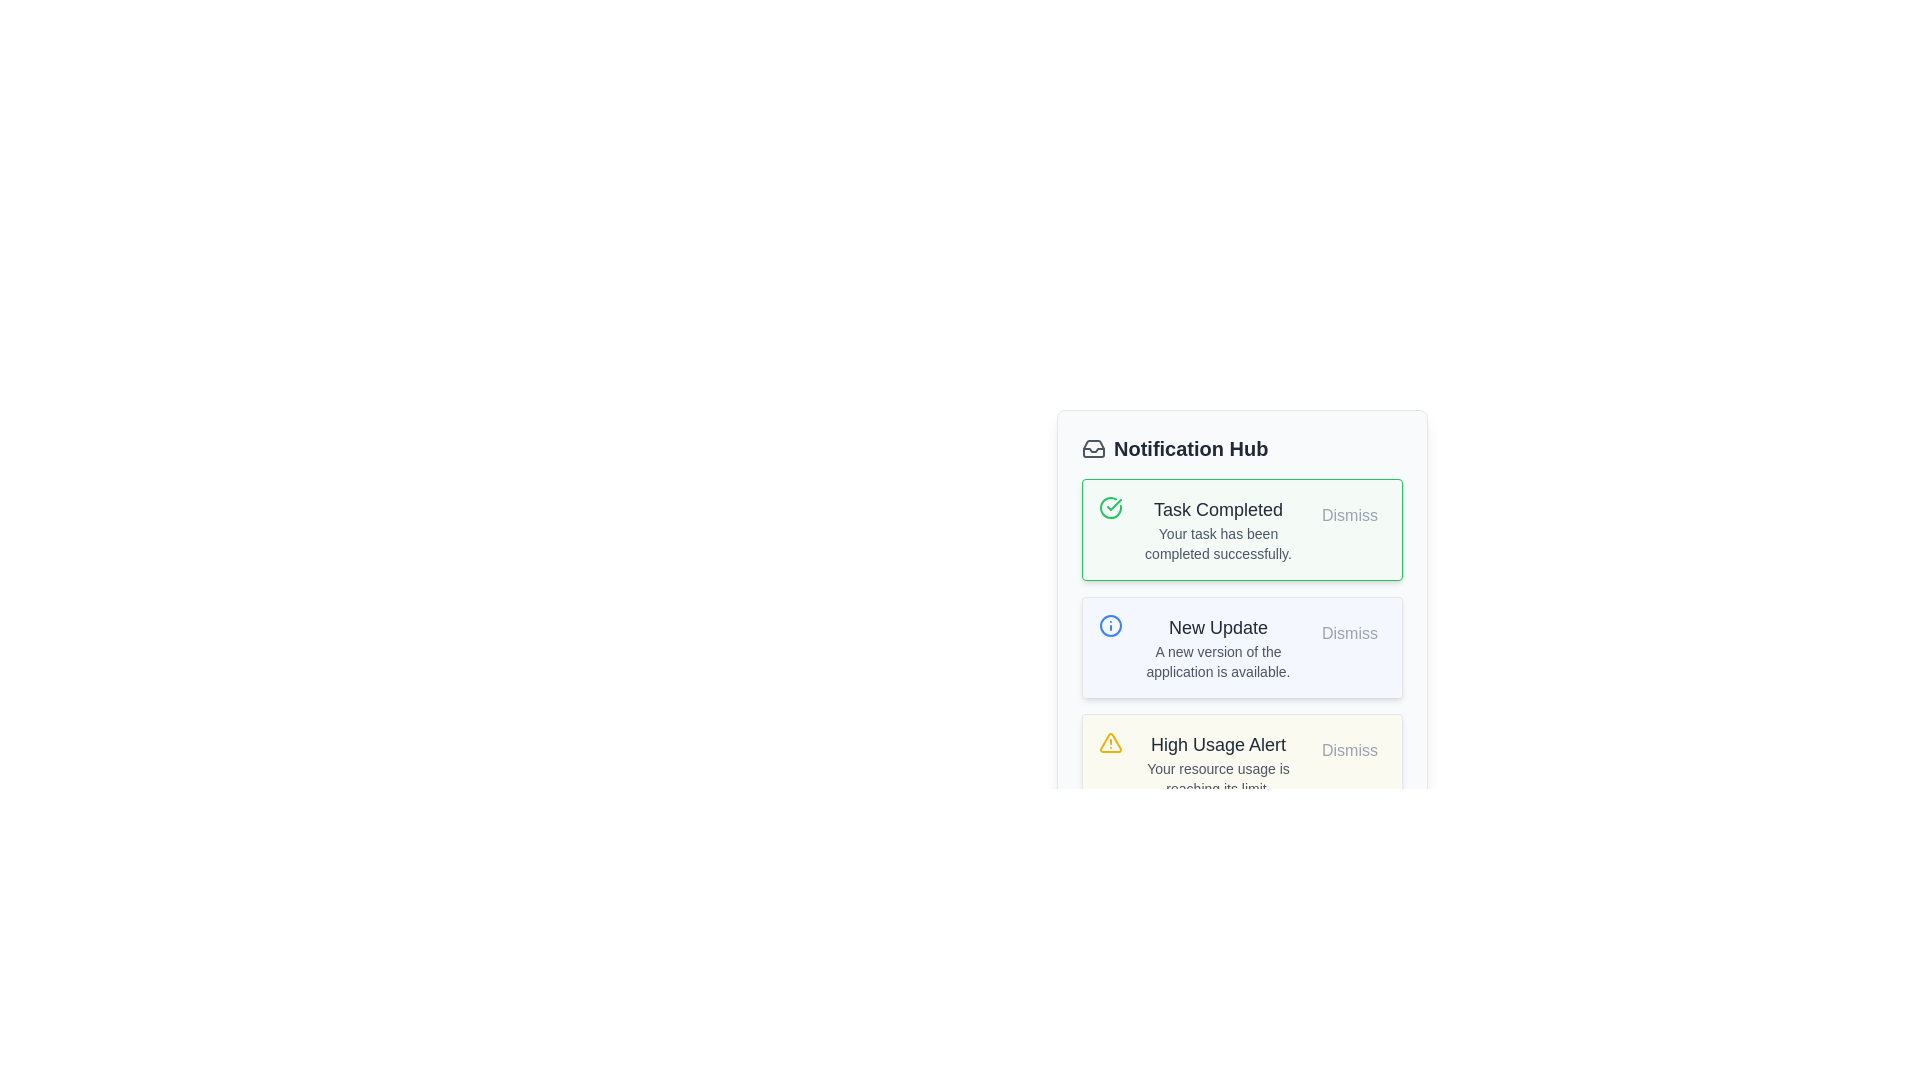 This screenshot has height=1080, width=1920. I want to click on text from the 'High Usage Alert' text label, which is a bold, medium-sized text in gray color located in the third notification box of the 'Notification Hub', so click(1217, 744).